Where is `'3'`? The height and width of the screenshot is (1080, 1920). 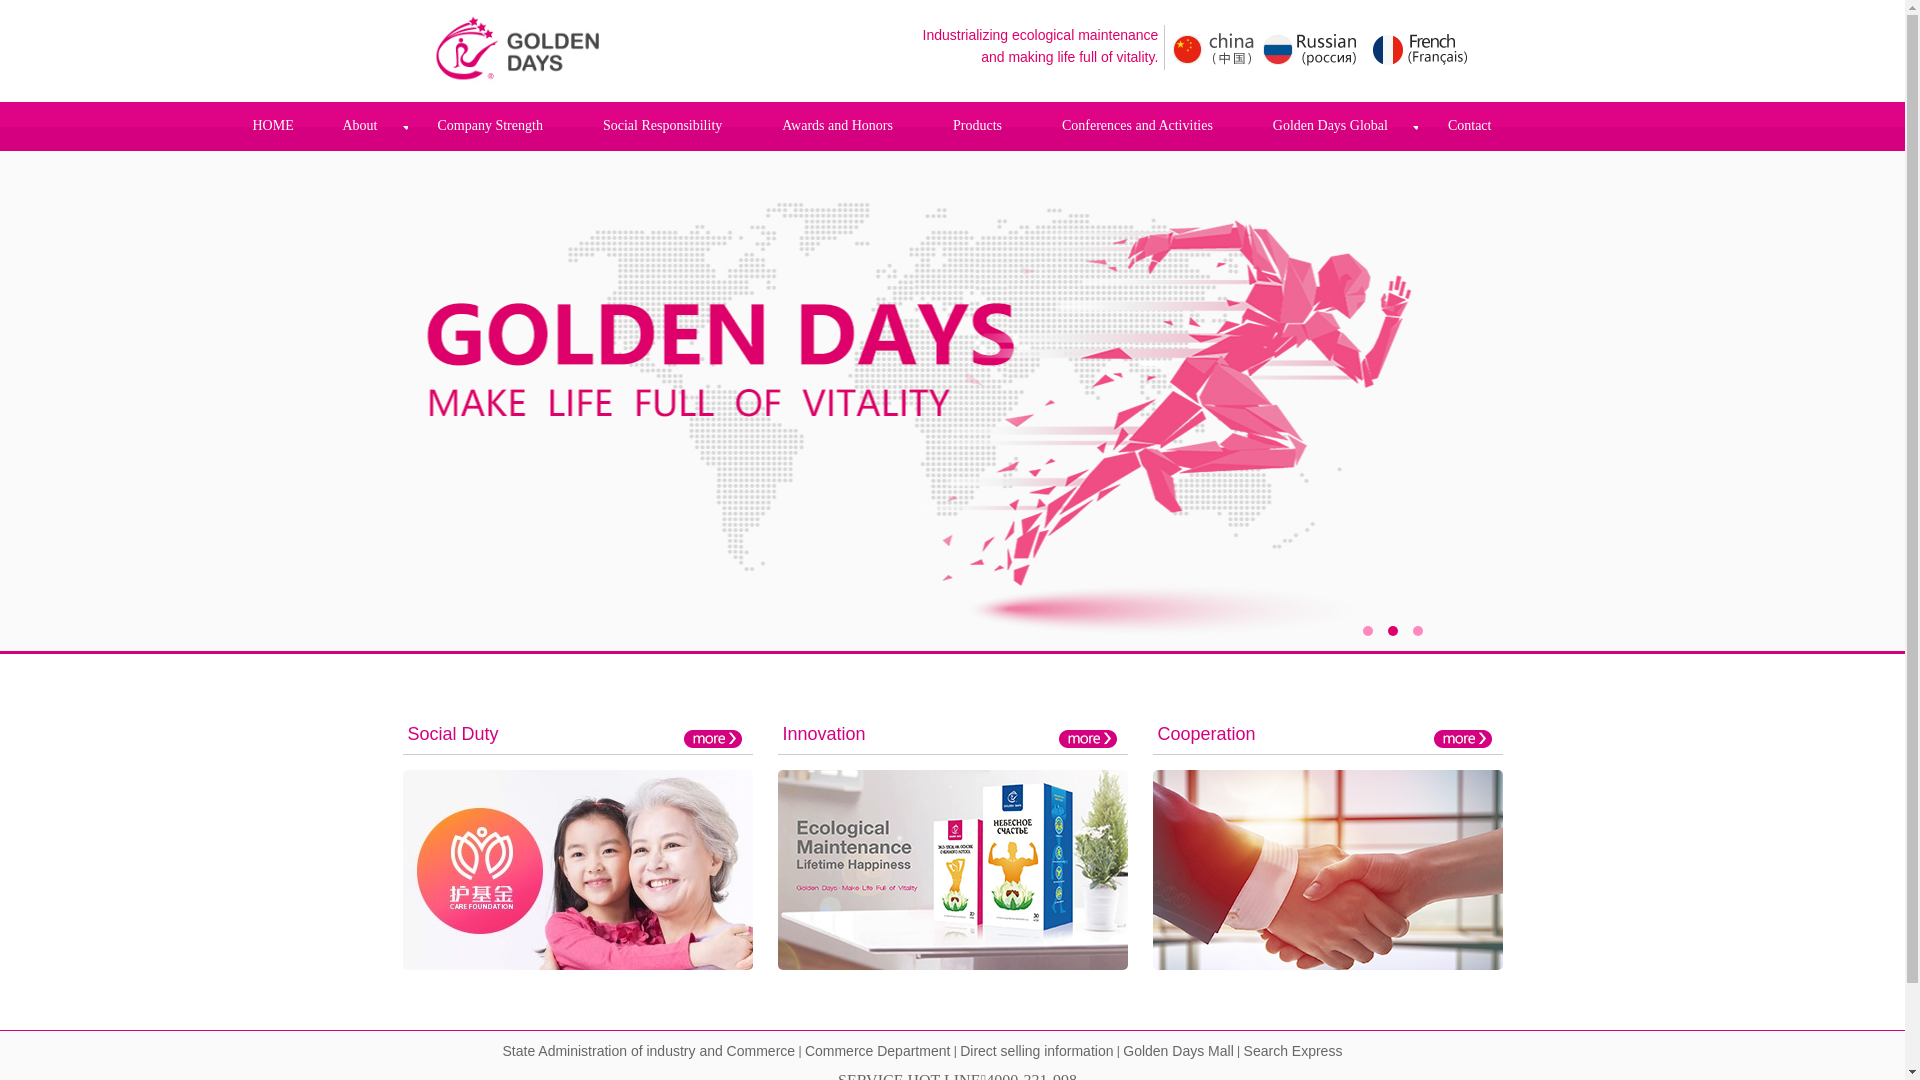
'3' is located at coordinates (1410, 631).